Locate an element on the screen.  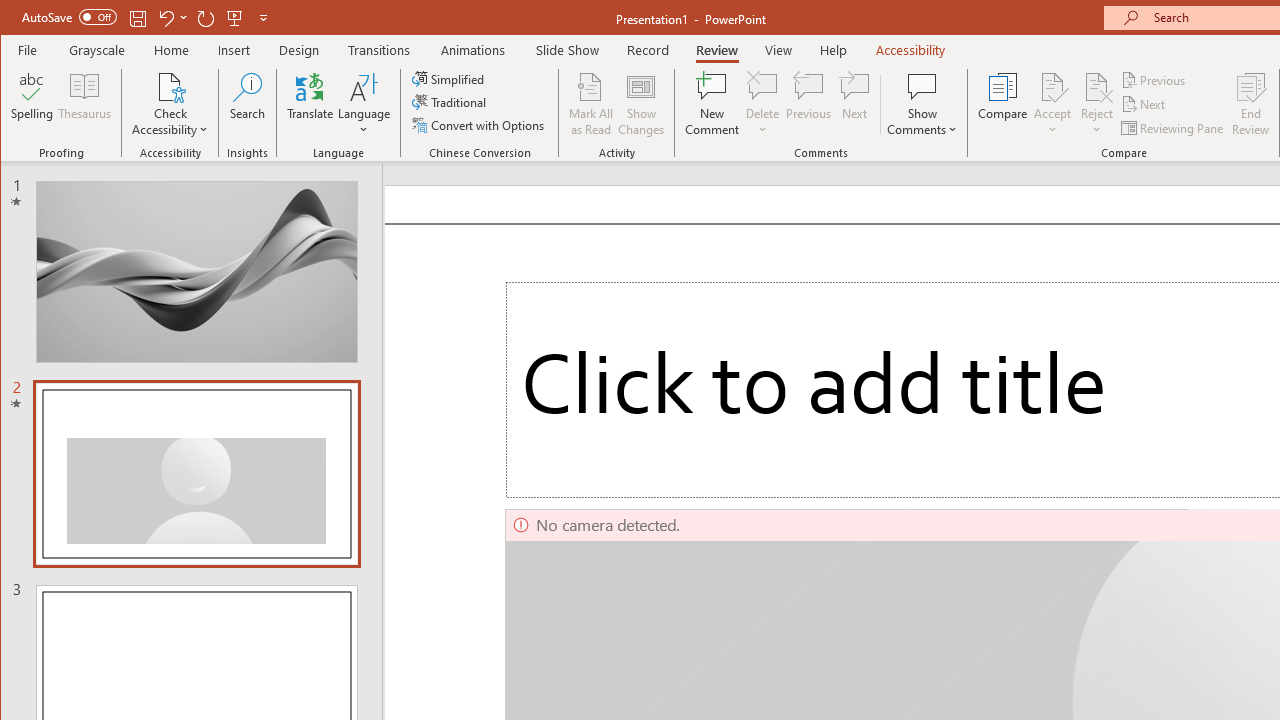
'End Review' is located at coordinates (1250, 104).